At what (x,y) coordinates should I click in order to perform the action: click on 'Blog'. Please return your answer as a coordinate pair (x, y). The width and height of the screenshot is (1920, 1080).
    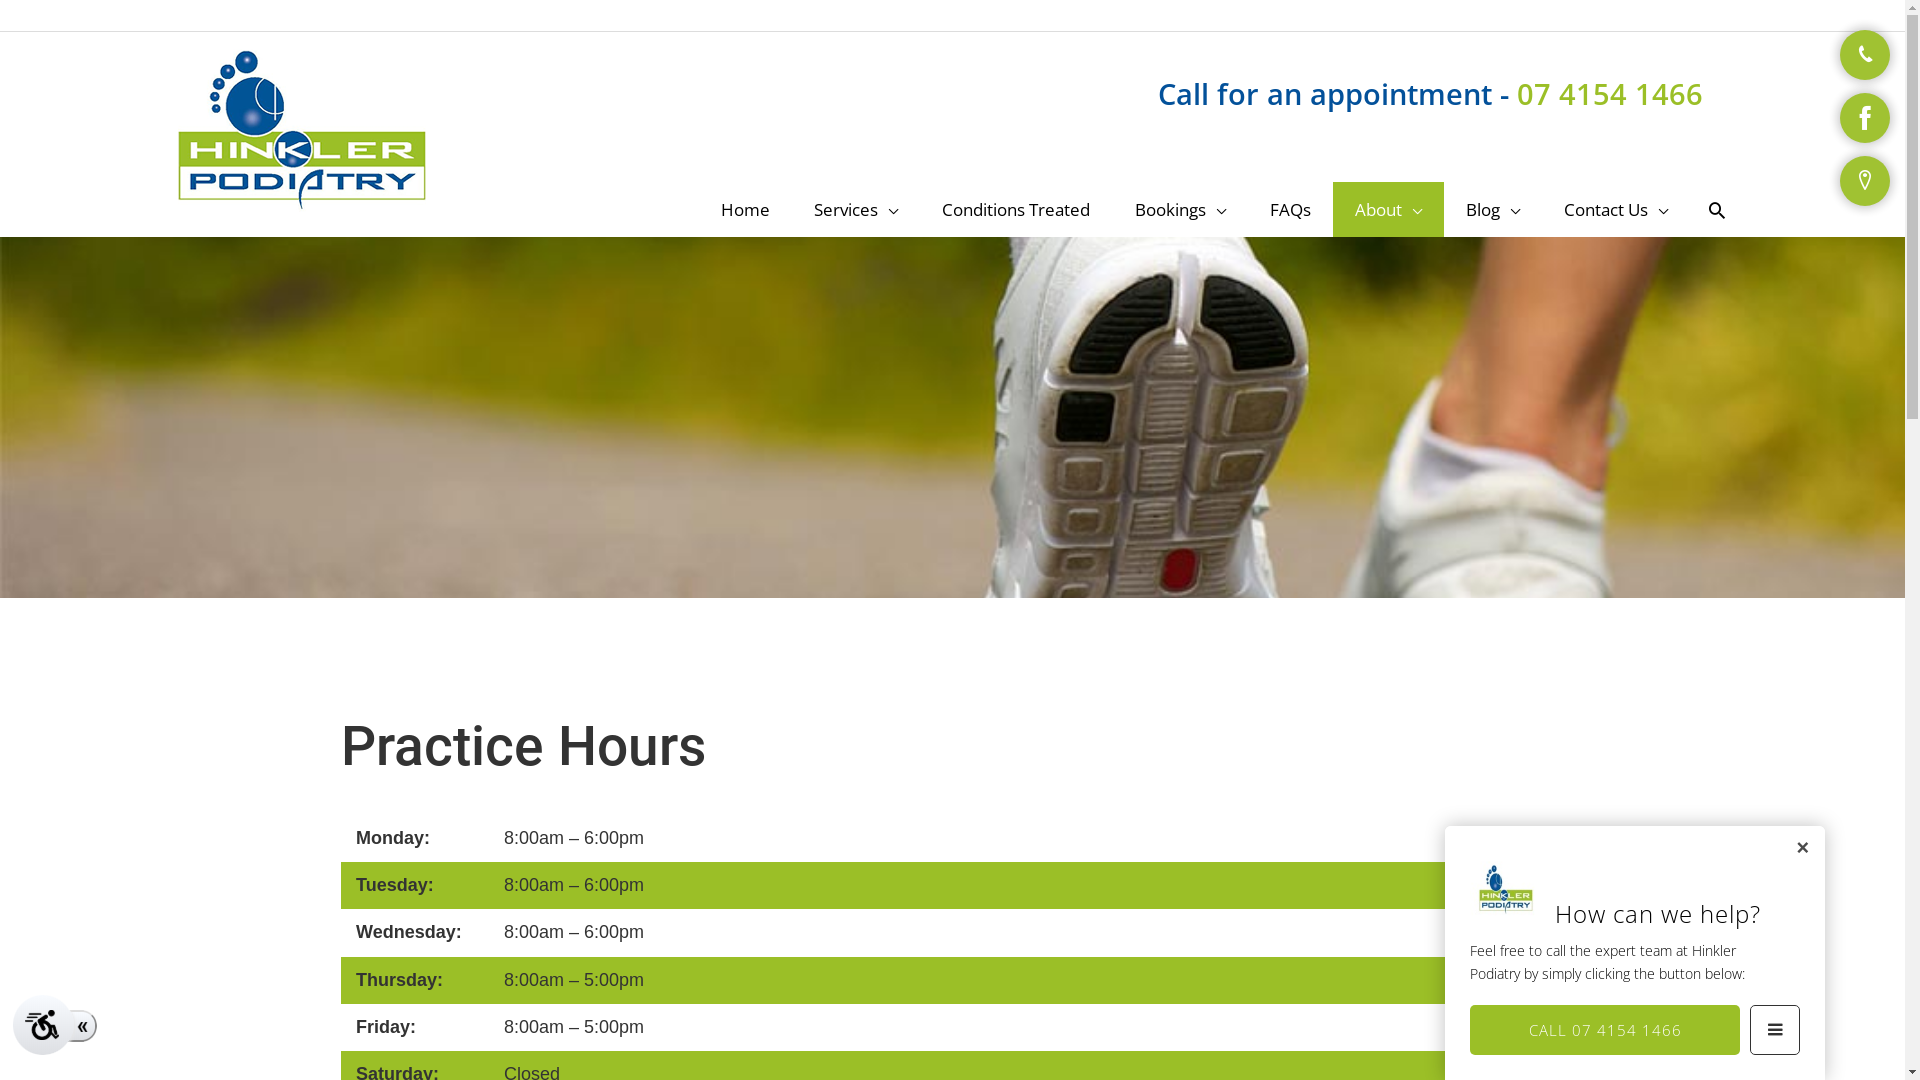
    Looking at the image, I should click on (1444, 209).